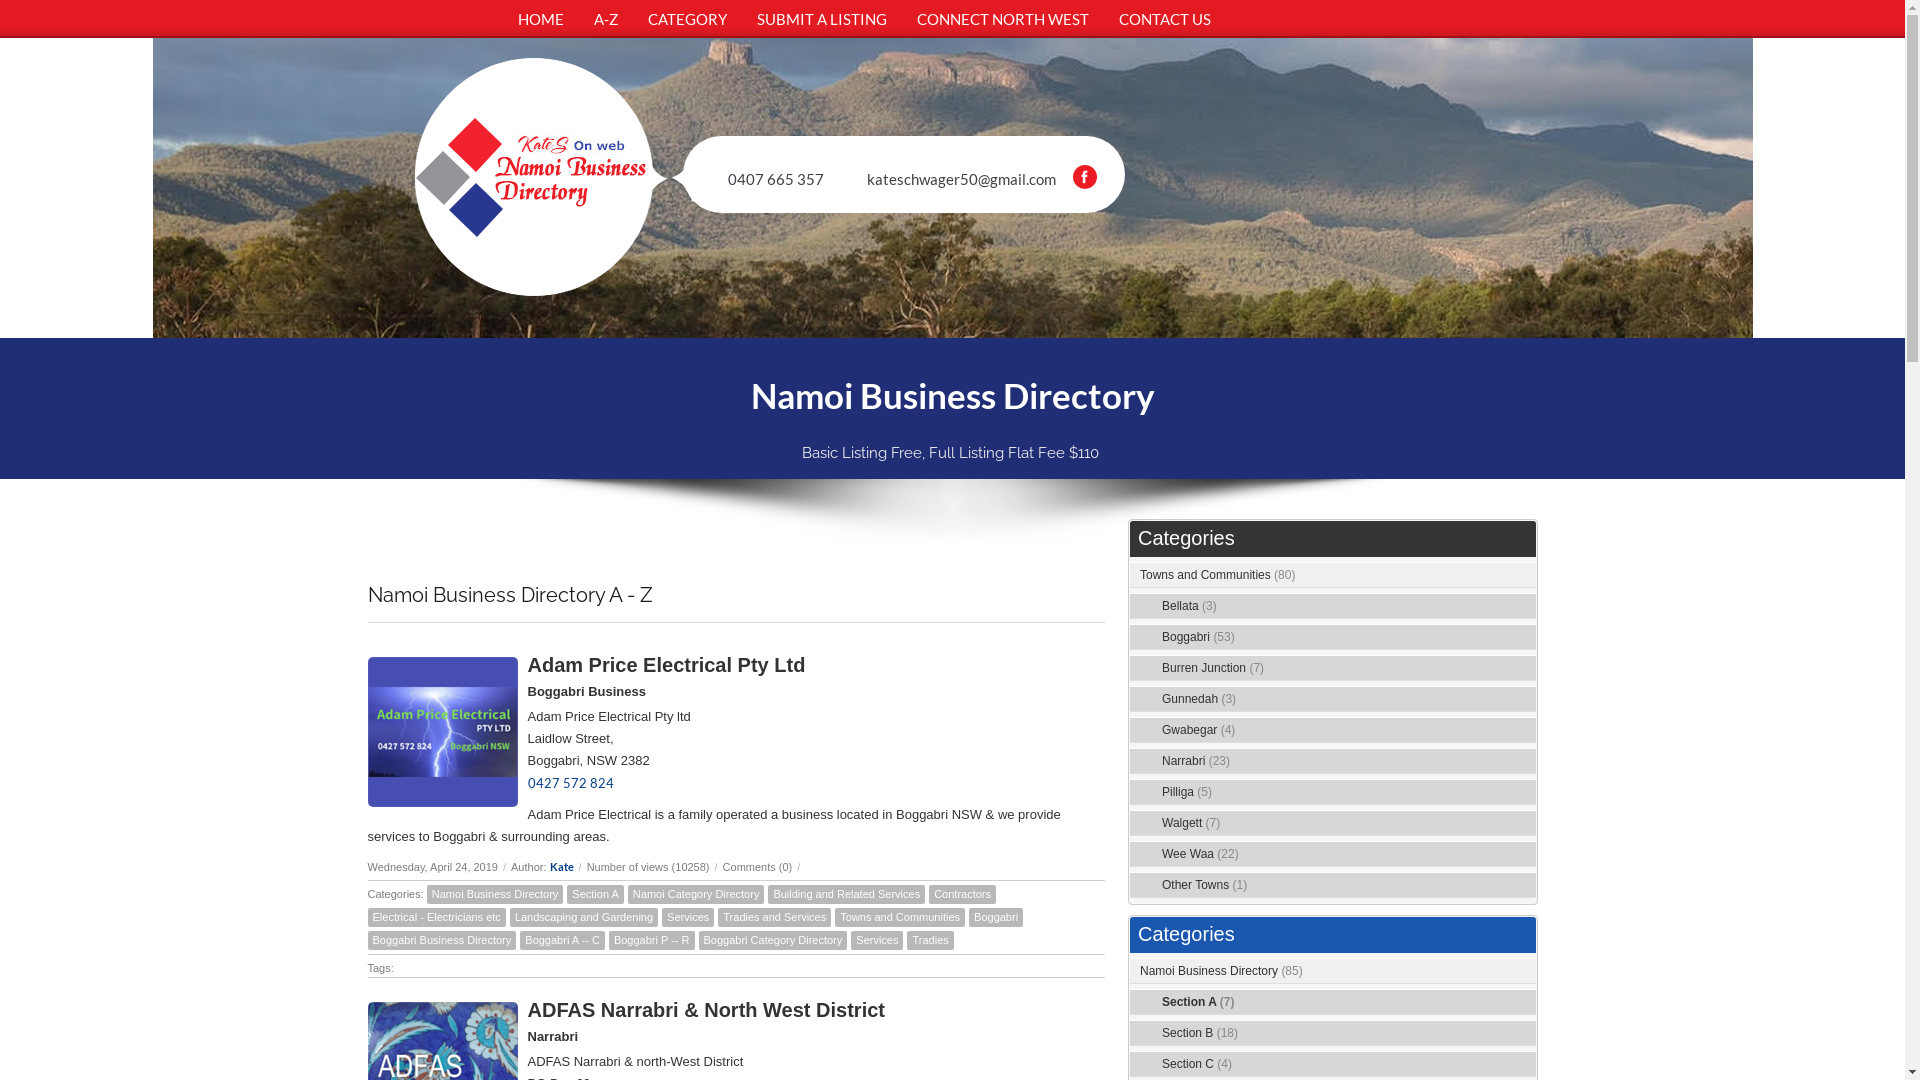 The height and width of the screenshot is (1080, 1920). What do you see at coordinates (1220, 970) in the screenshot?
I see `'Namoi Business Directory (85)'` at bounding box center [1220, 970].